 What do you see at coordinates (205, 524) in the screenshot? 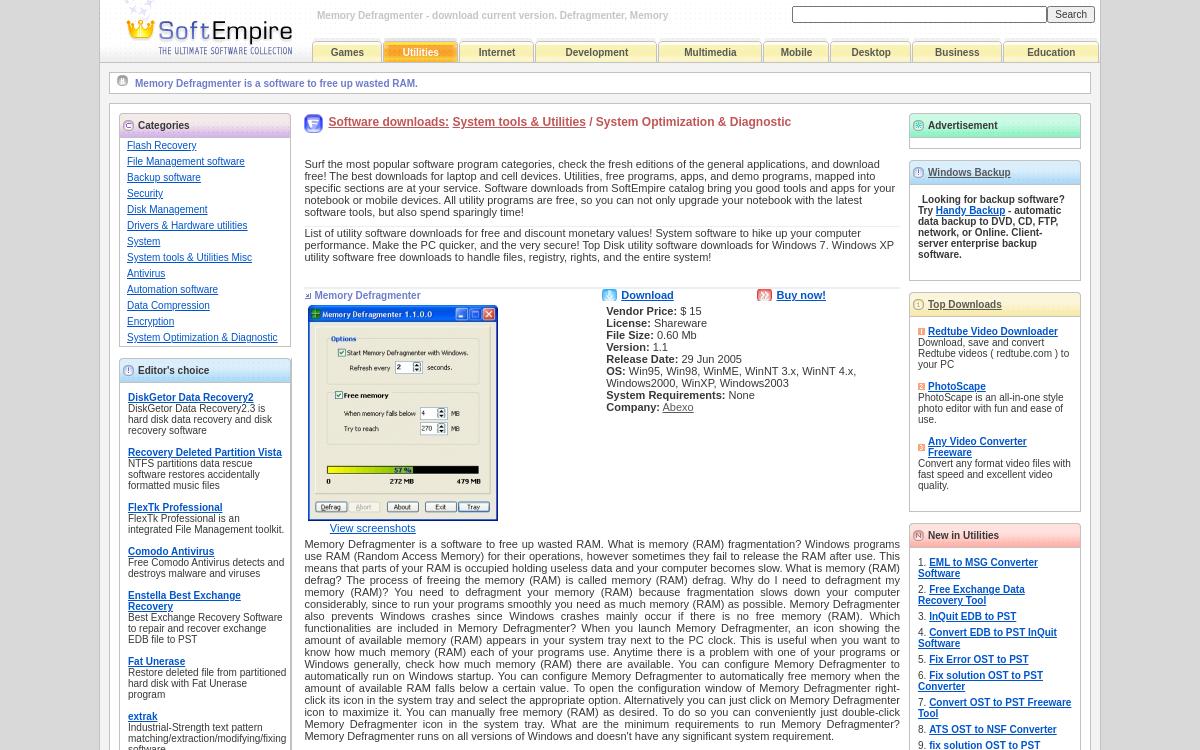
I see `'FlexTk Professional is an integrated File Management toolkit.'` at bounding box center [205, 524].